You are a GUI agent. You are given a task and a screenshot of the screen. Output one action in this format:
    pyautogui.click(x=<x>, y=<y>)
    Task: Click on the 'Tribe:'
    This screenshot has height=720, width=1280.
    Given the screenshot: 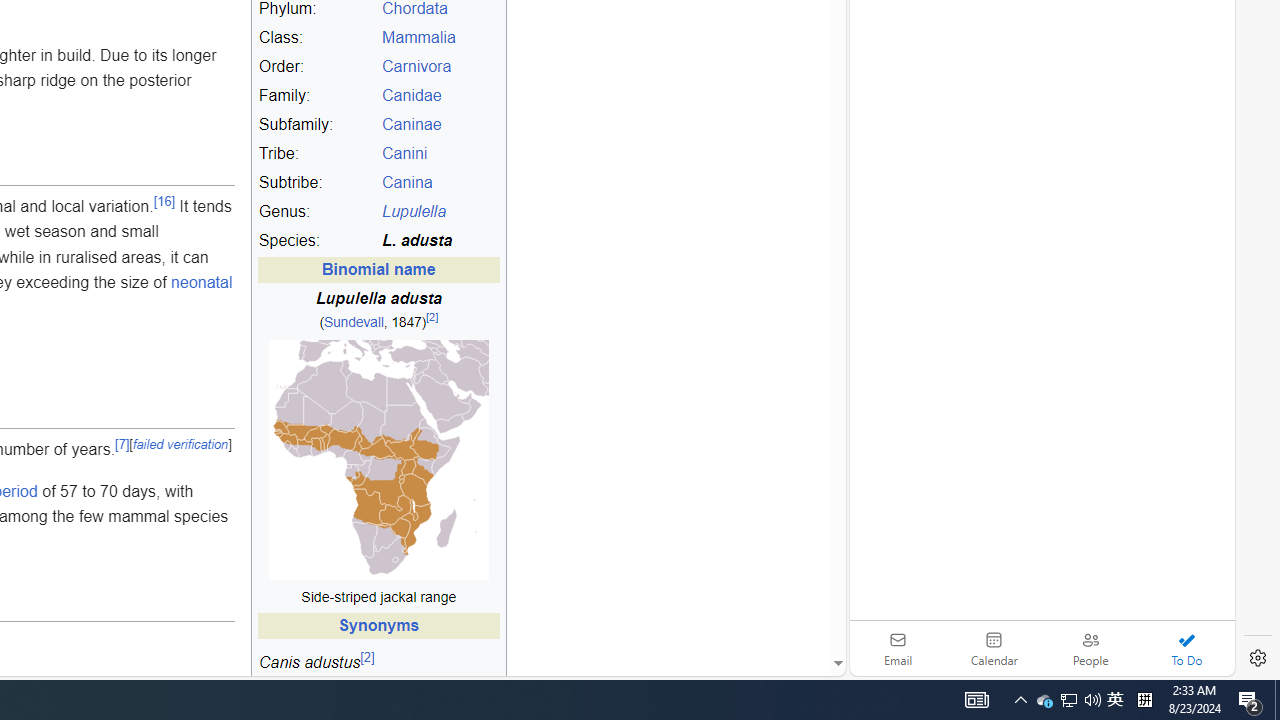 What is the action you would take?
    pyautogui.click(x=316, y=153)
    